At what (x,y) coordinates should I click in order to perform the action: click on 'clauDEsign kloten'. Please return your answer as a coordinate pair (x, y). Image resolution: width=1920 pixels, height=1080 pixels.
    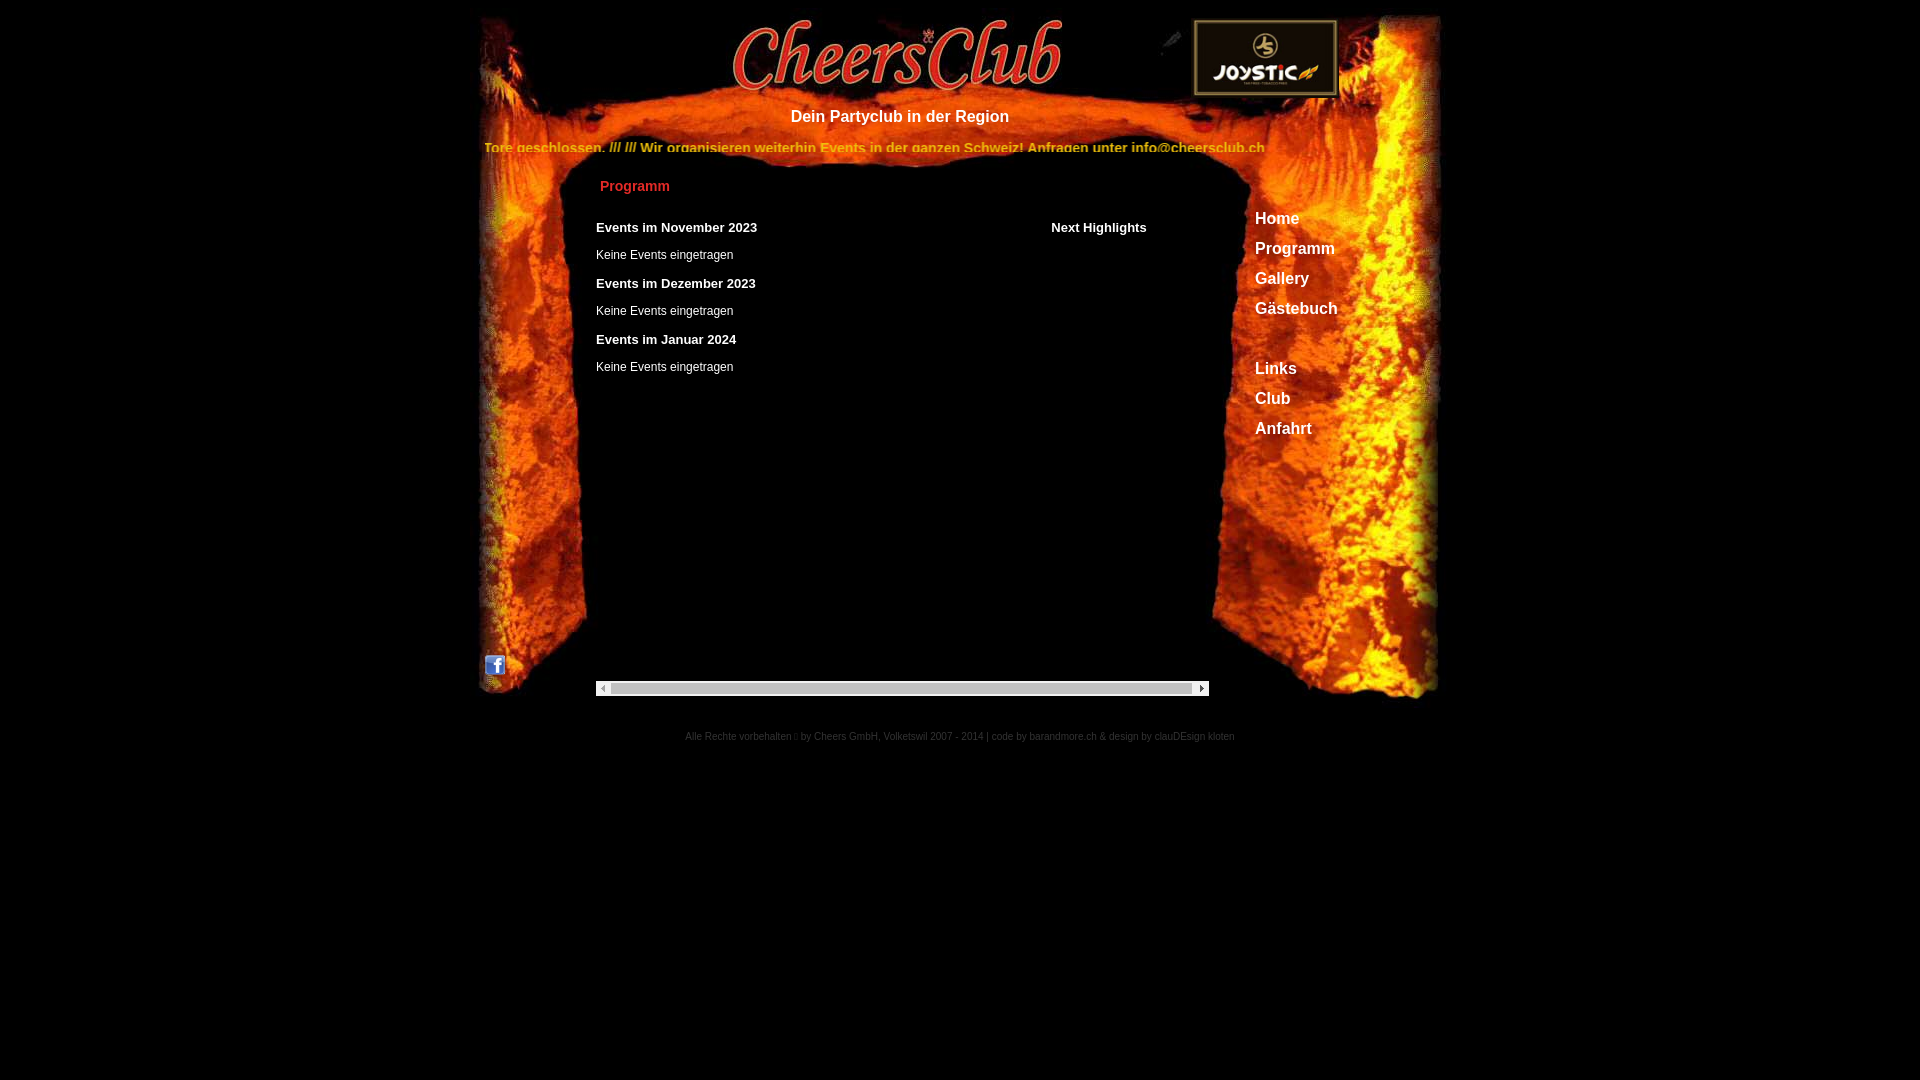
    Looking at the image, I should click on (1195, 736).